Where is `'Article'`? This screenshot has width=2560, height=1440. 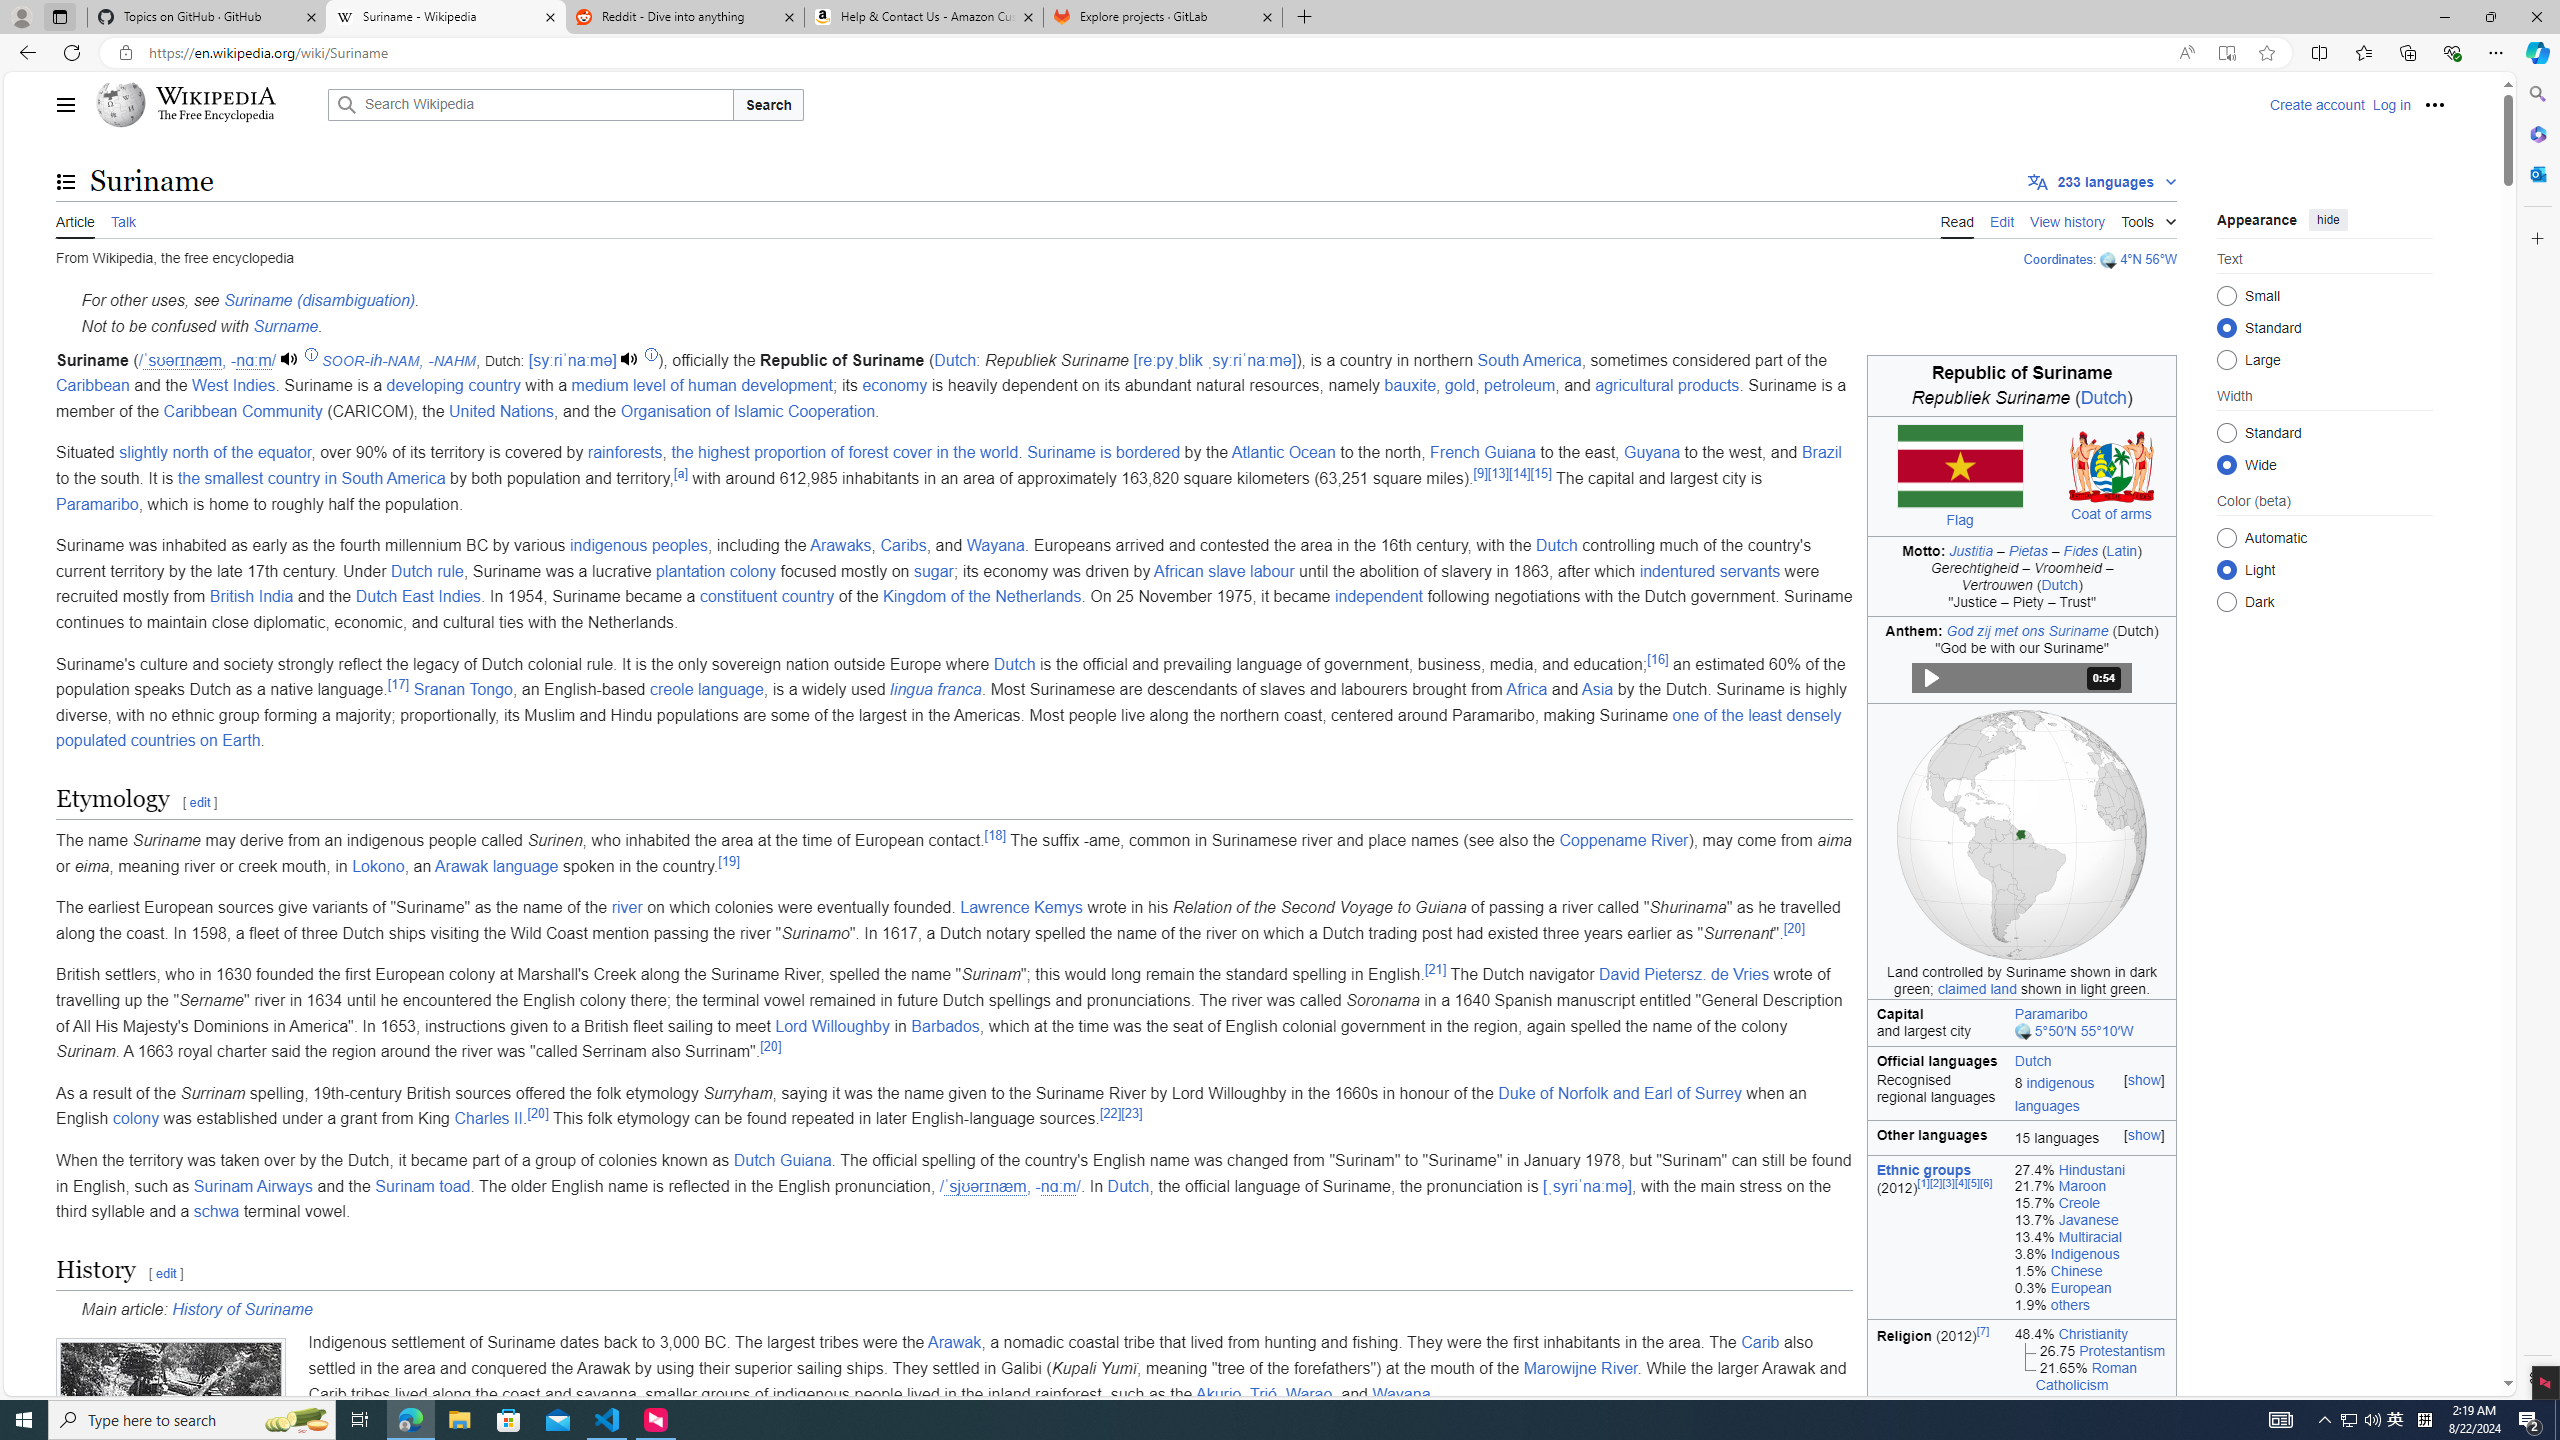
'Article' is located at coordinates (74, 219).